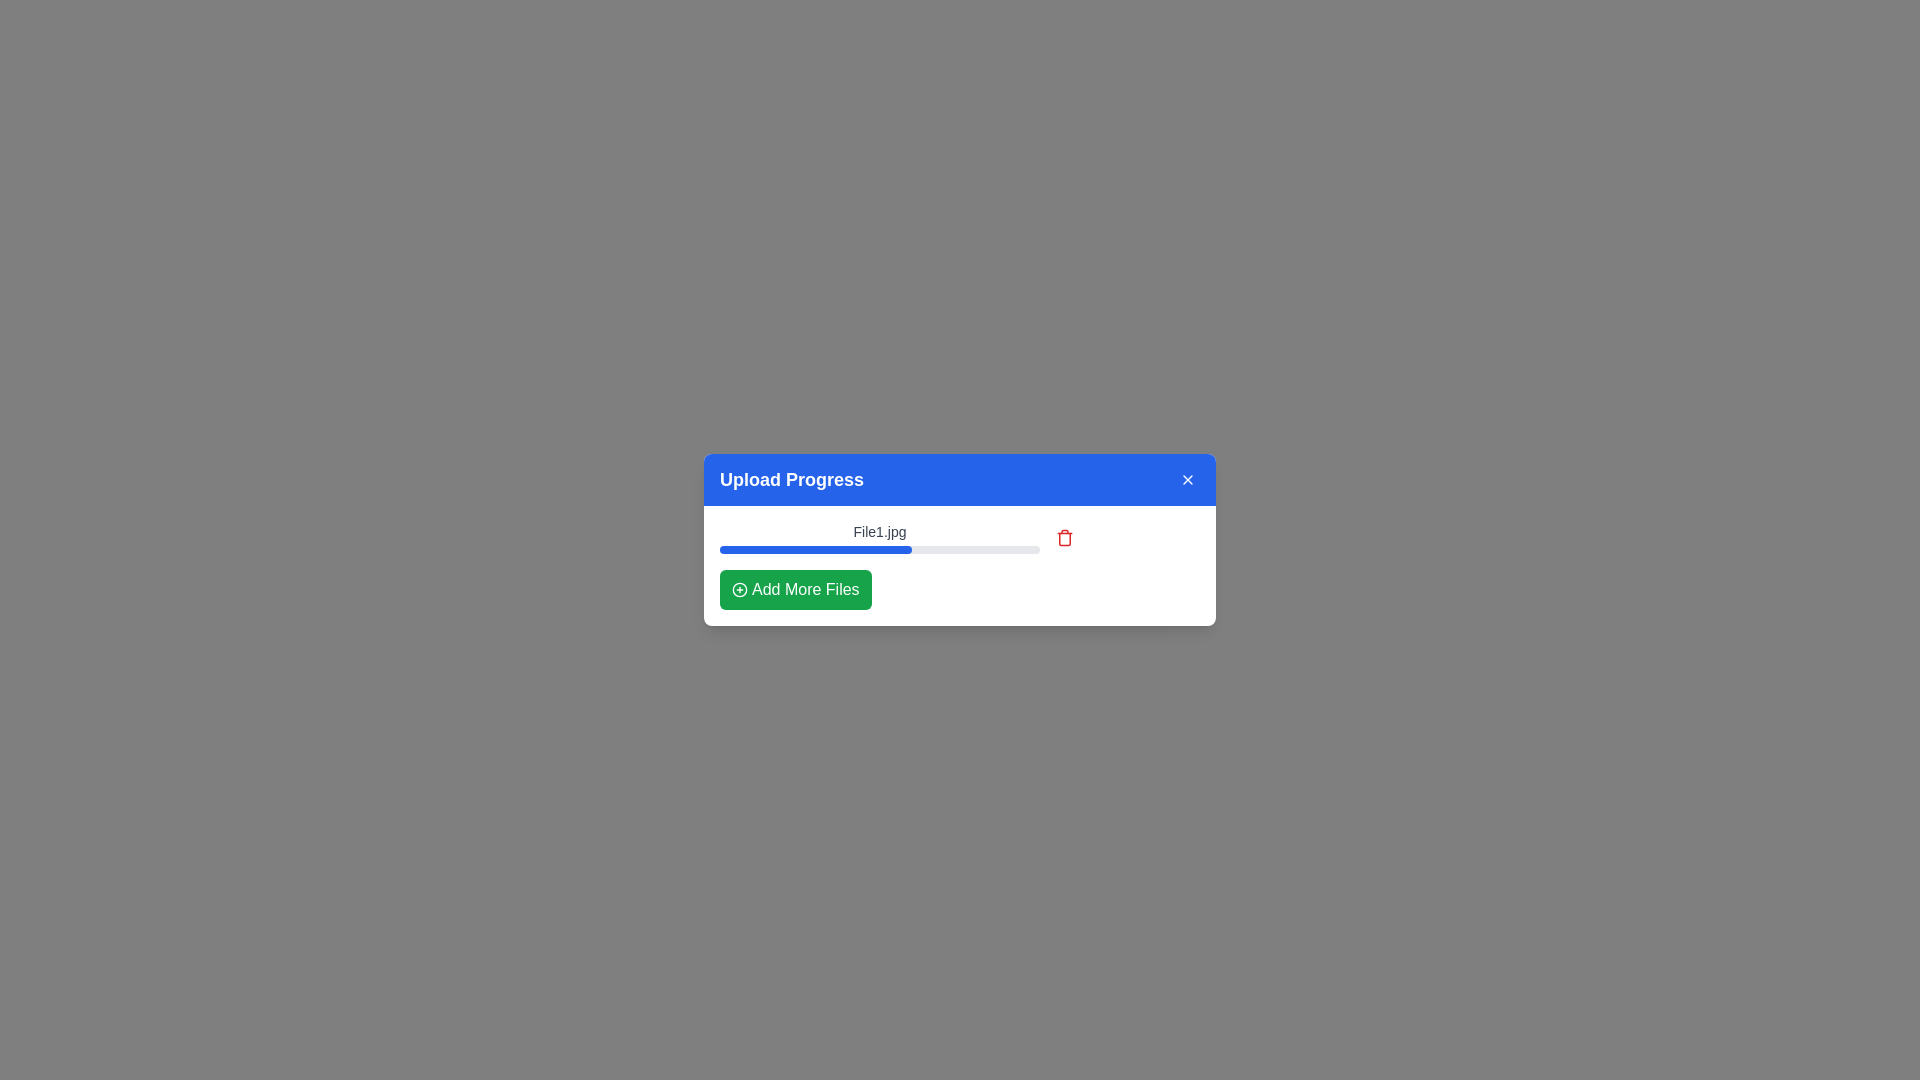 The width and height of the screenshot is (1920, 1080). What do you see at coordinates (738, 589) in the screenshot?
I see `the '+' icon located at the left end of the 'Add More Files' button in the 'Upload Progress' modal` at bounding box center [738, 589].